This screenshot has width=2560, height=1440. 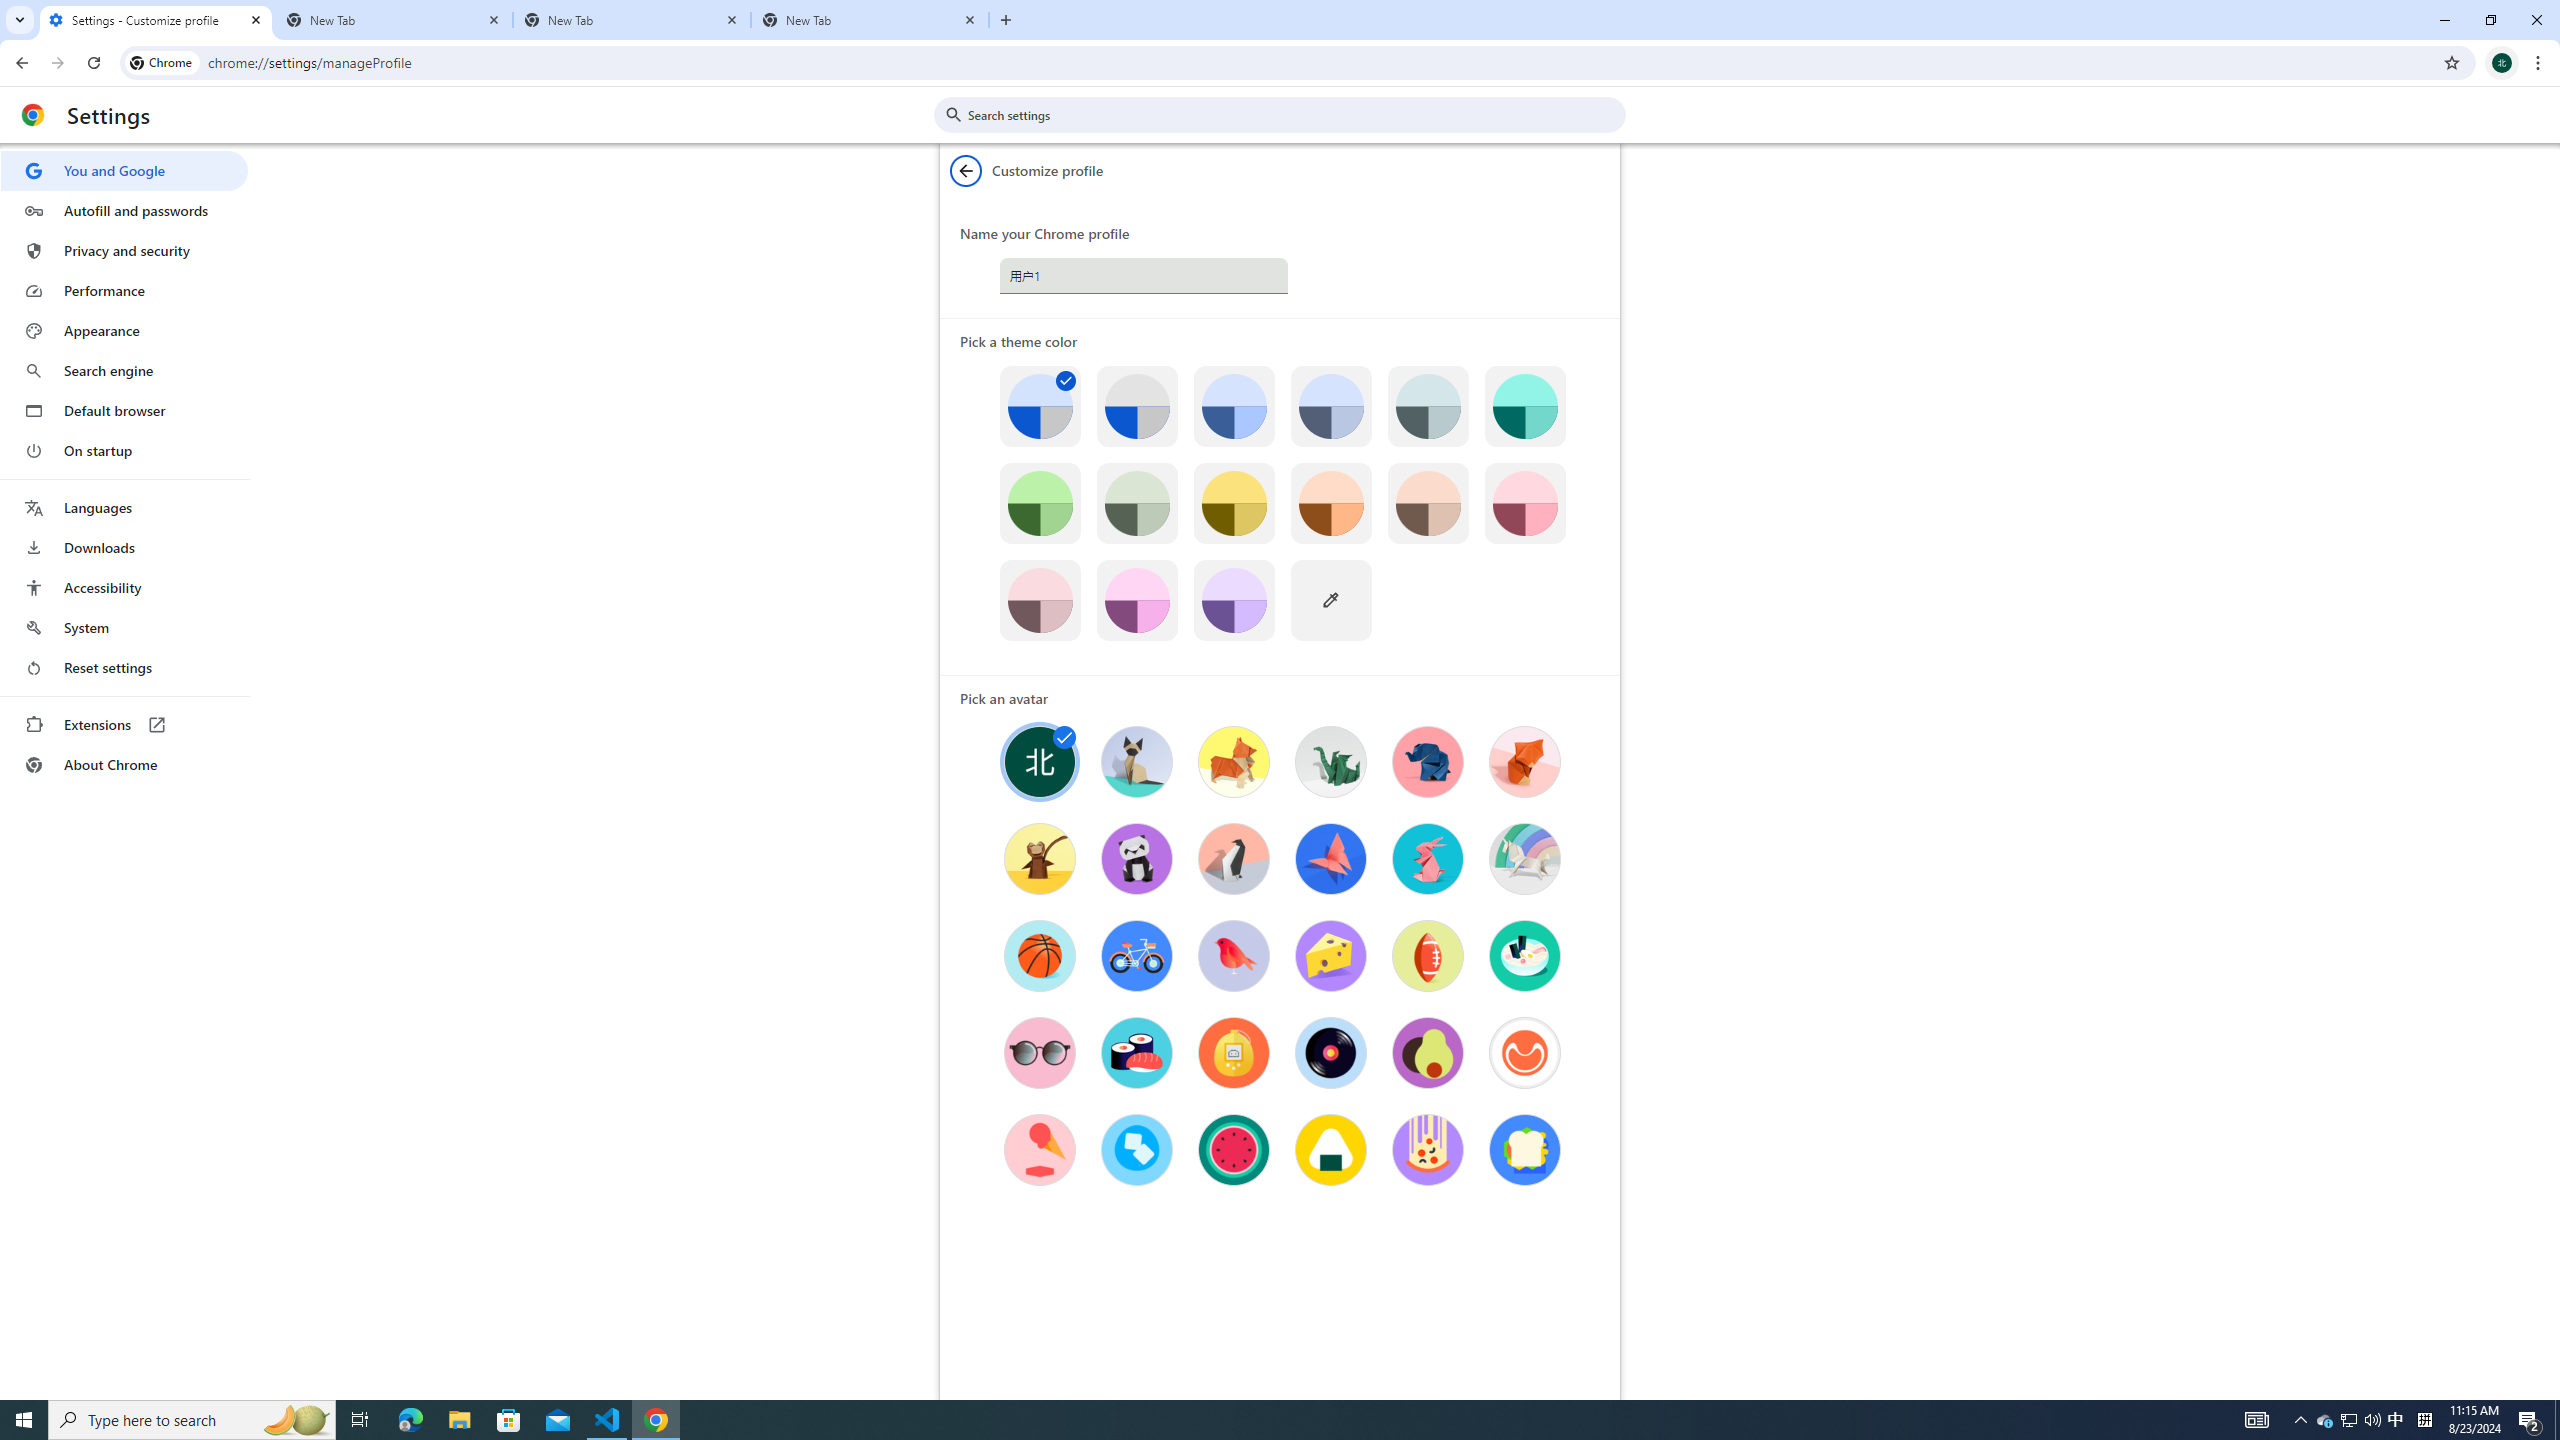 What do you see at coordinates (123, 290) in the screenshot?
I see `'Performance'` at bounding box center [123, 290].